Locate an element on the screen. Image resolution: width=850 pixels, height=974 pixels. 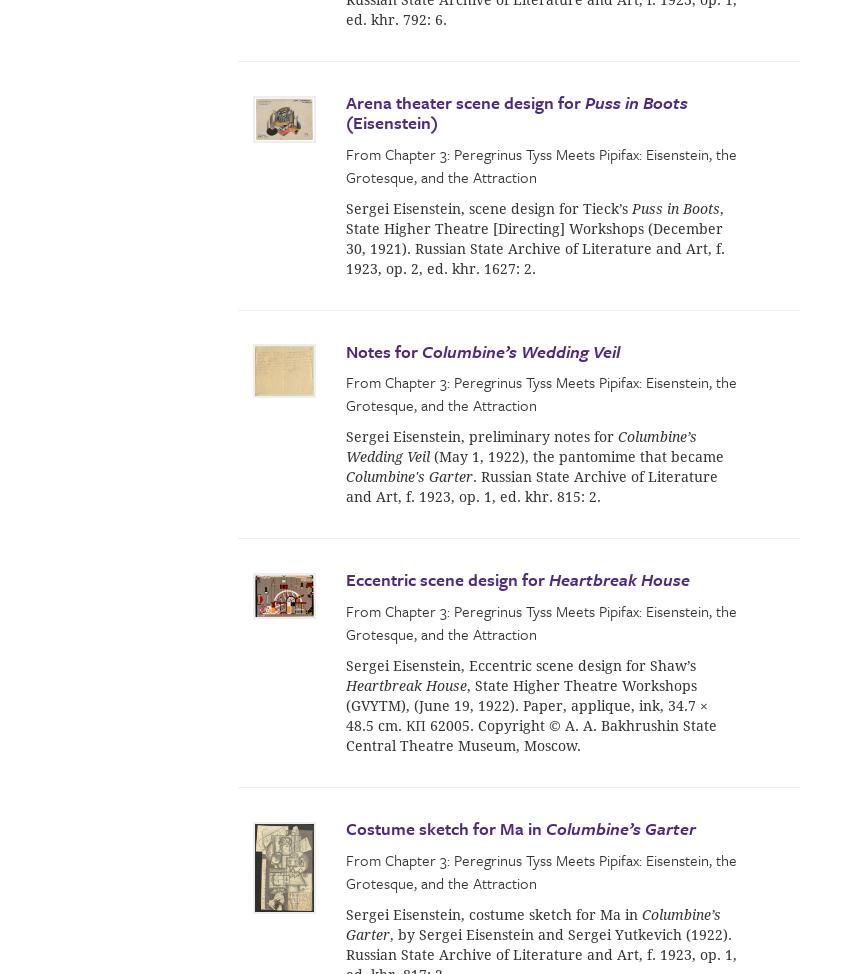
'Arena theater scene design for' is located at coordinates (345, 100).